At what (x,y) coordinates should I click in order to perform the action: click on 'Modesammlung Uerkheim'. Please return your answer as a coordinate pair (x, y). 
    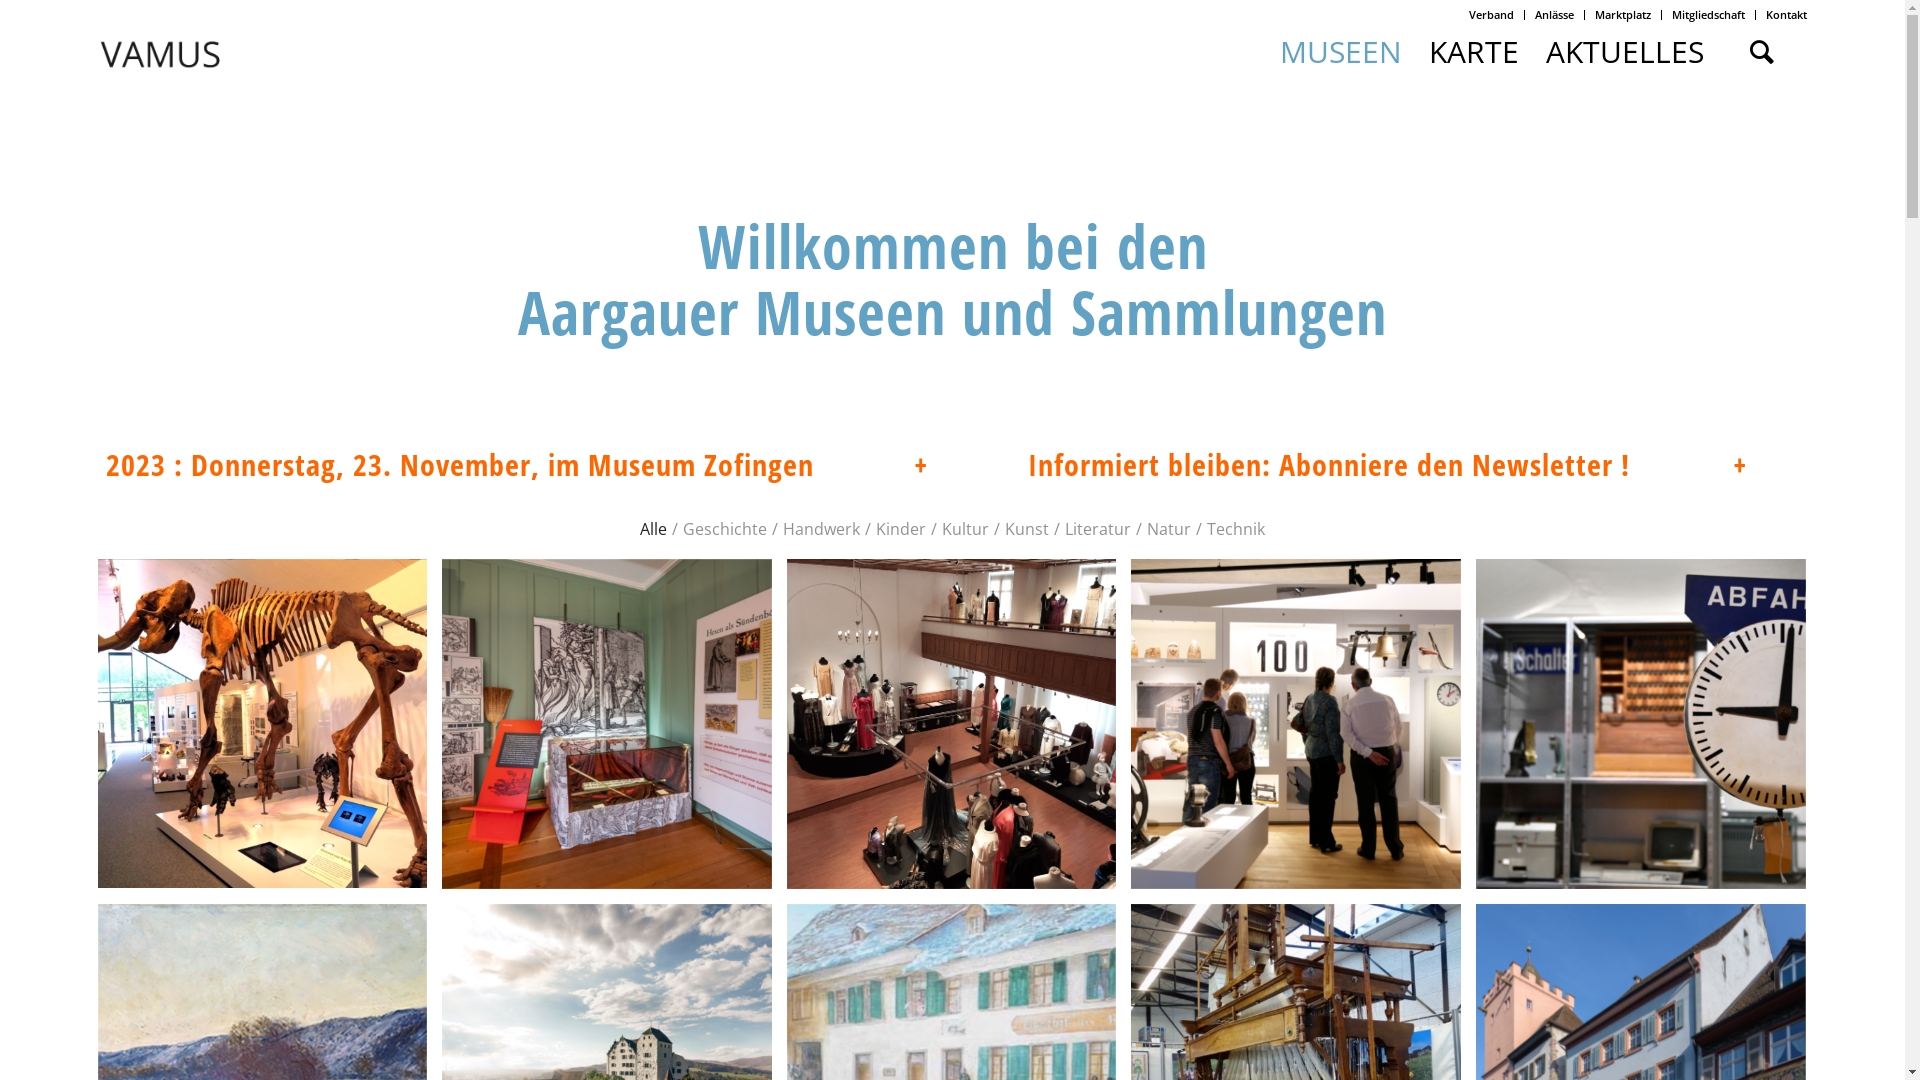
    Looking at the image, I should click on (958, 730).